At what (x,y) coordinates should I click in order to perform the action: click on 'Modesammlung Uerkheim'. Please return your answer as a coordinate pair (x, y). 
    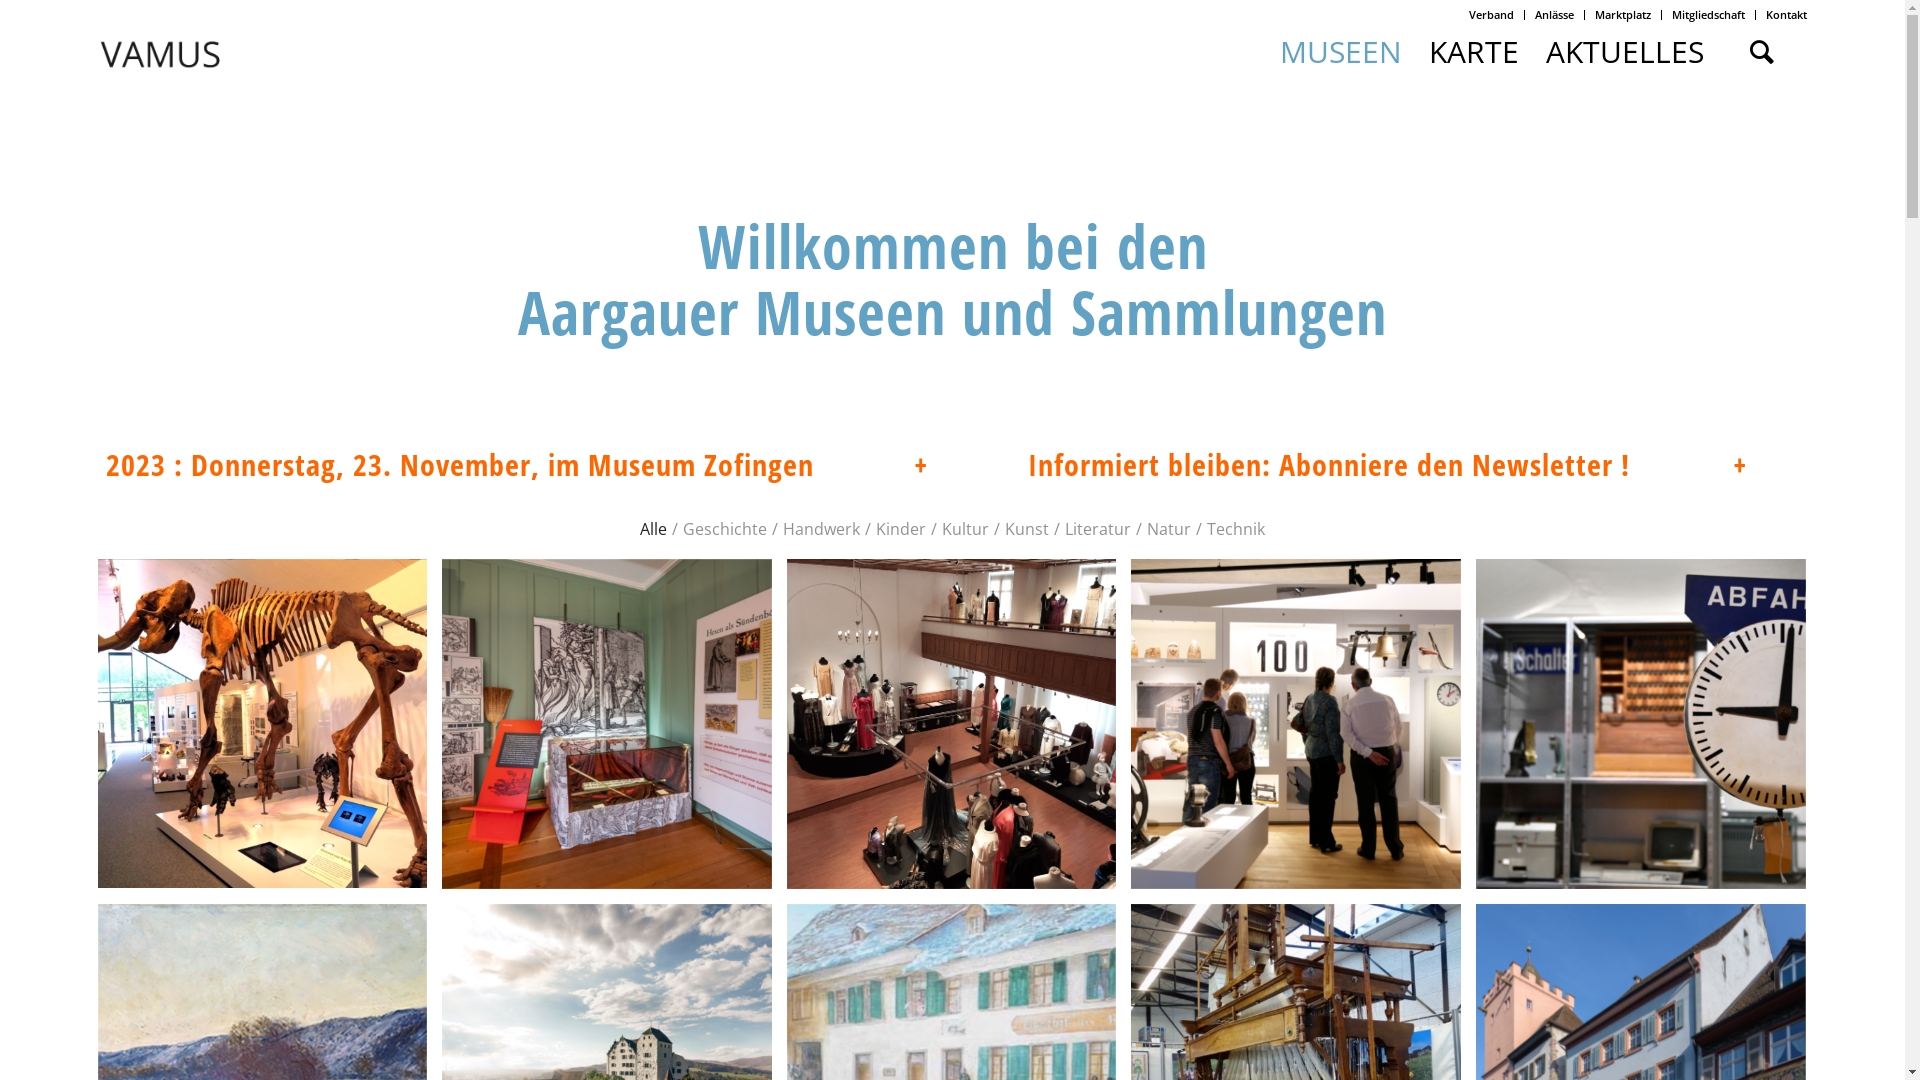
    Looking at the image, I should click on (958, 730).